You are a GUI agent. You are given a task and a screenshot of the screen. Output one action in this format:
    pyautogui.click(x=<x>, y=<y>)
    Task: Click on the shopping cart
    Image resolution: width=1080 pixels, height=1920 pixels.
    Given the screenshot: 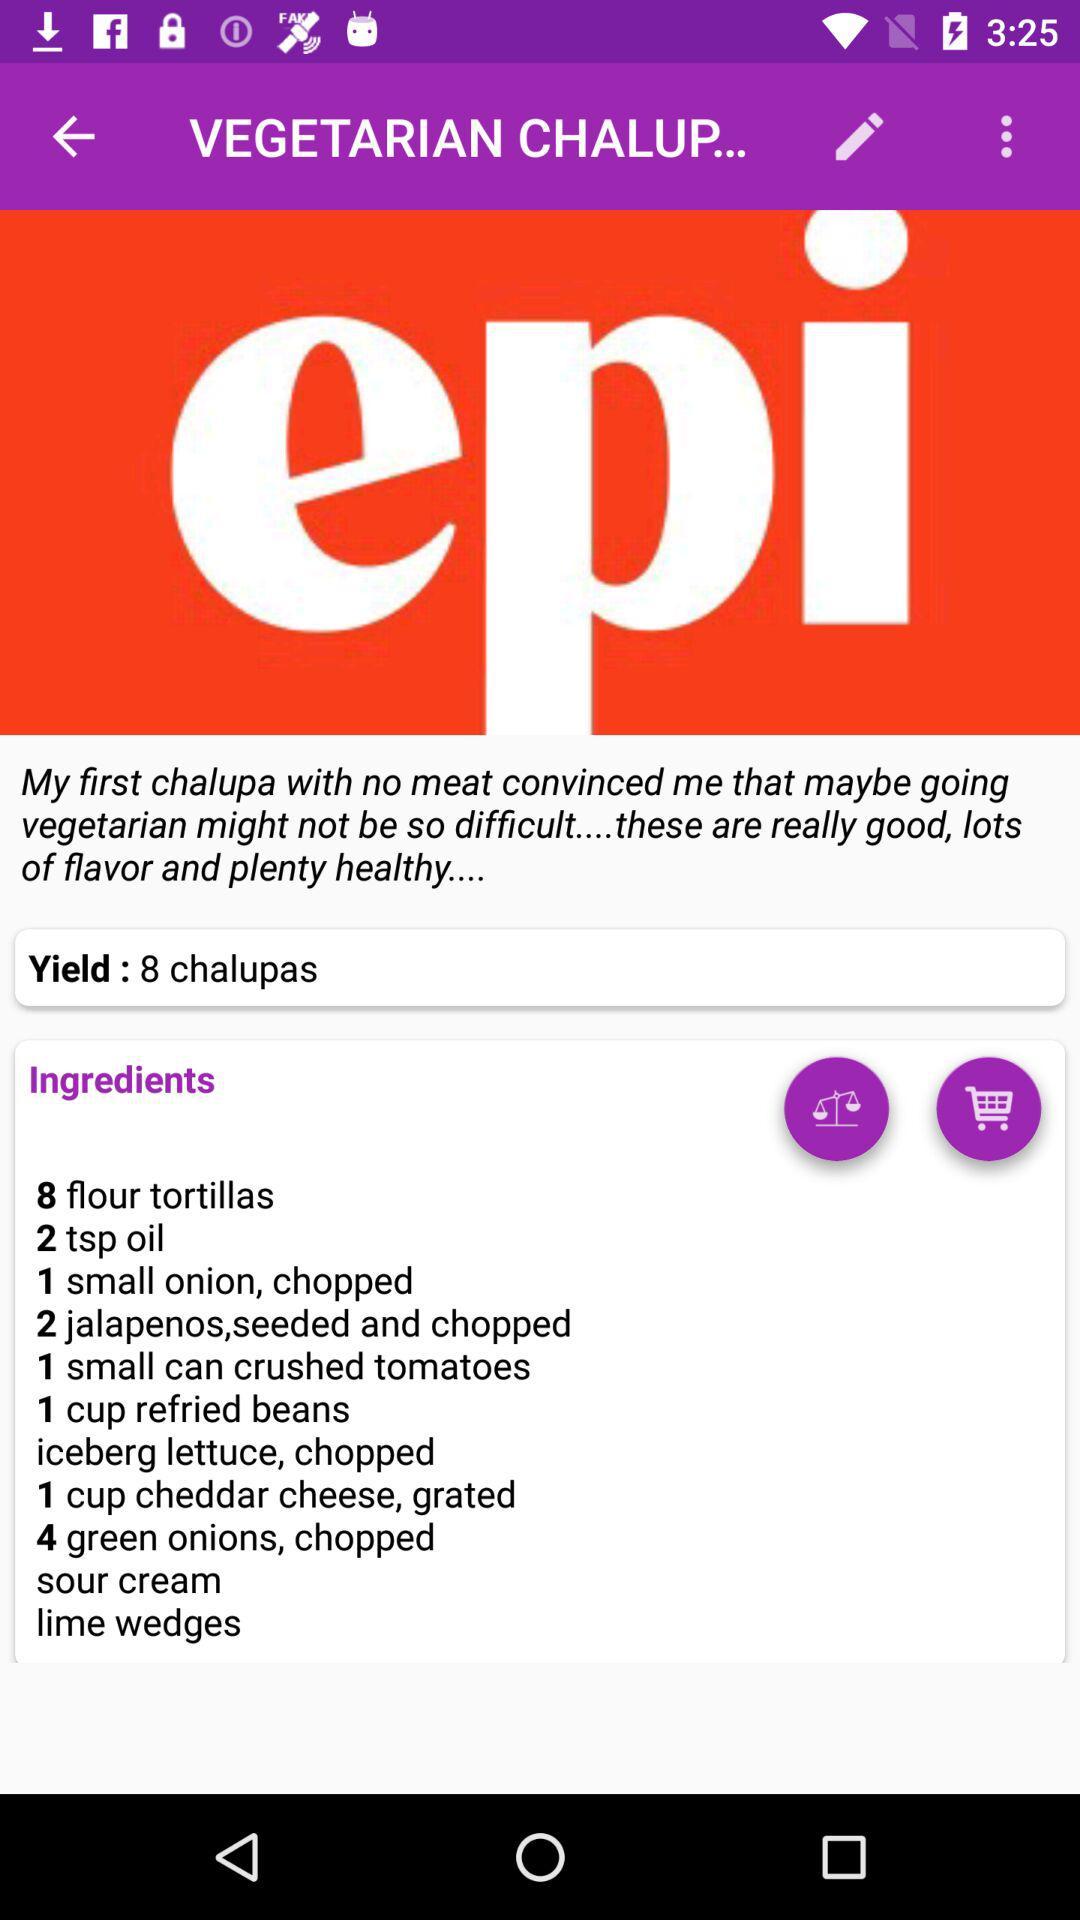 What is the action you would take?
    pyautogui.click(x=987, y=1115)
    